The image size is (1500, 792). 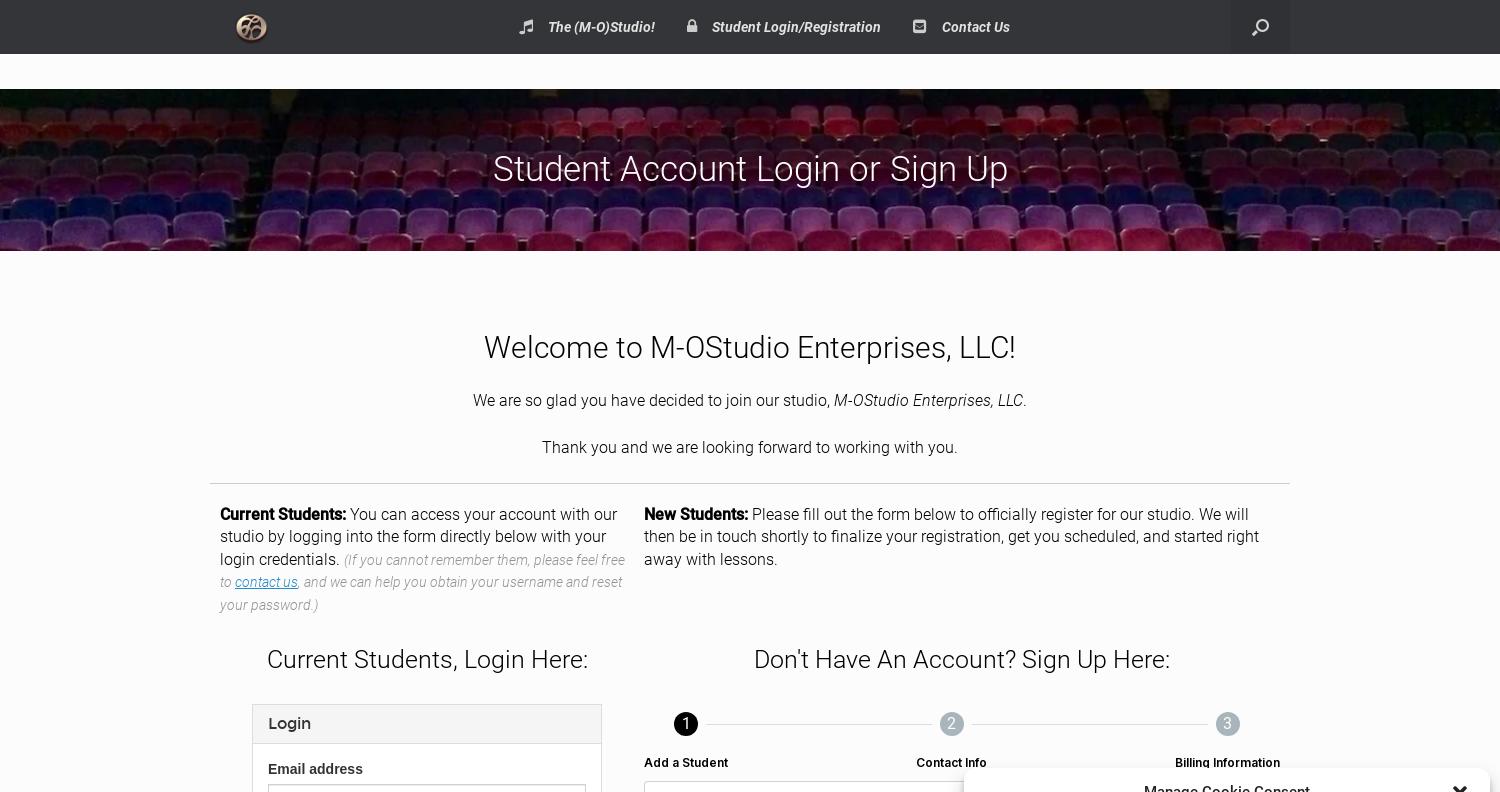 I want to click on 'Don't Have An Account? Sign Up Here:', so click(x=960, y=659).